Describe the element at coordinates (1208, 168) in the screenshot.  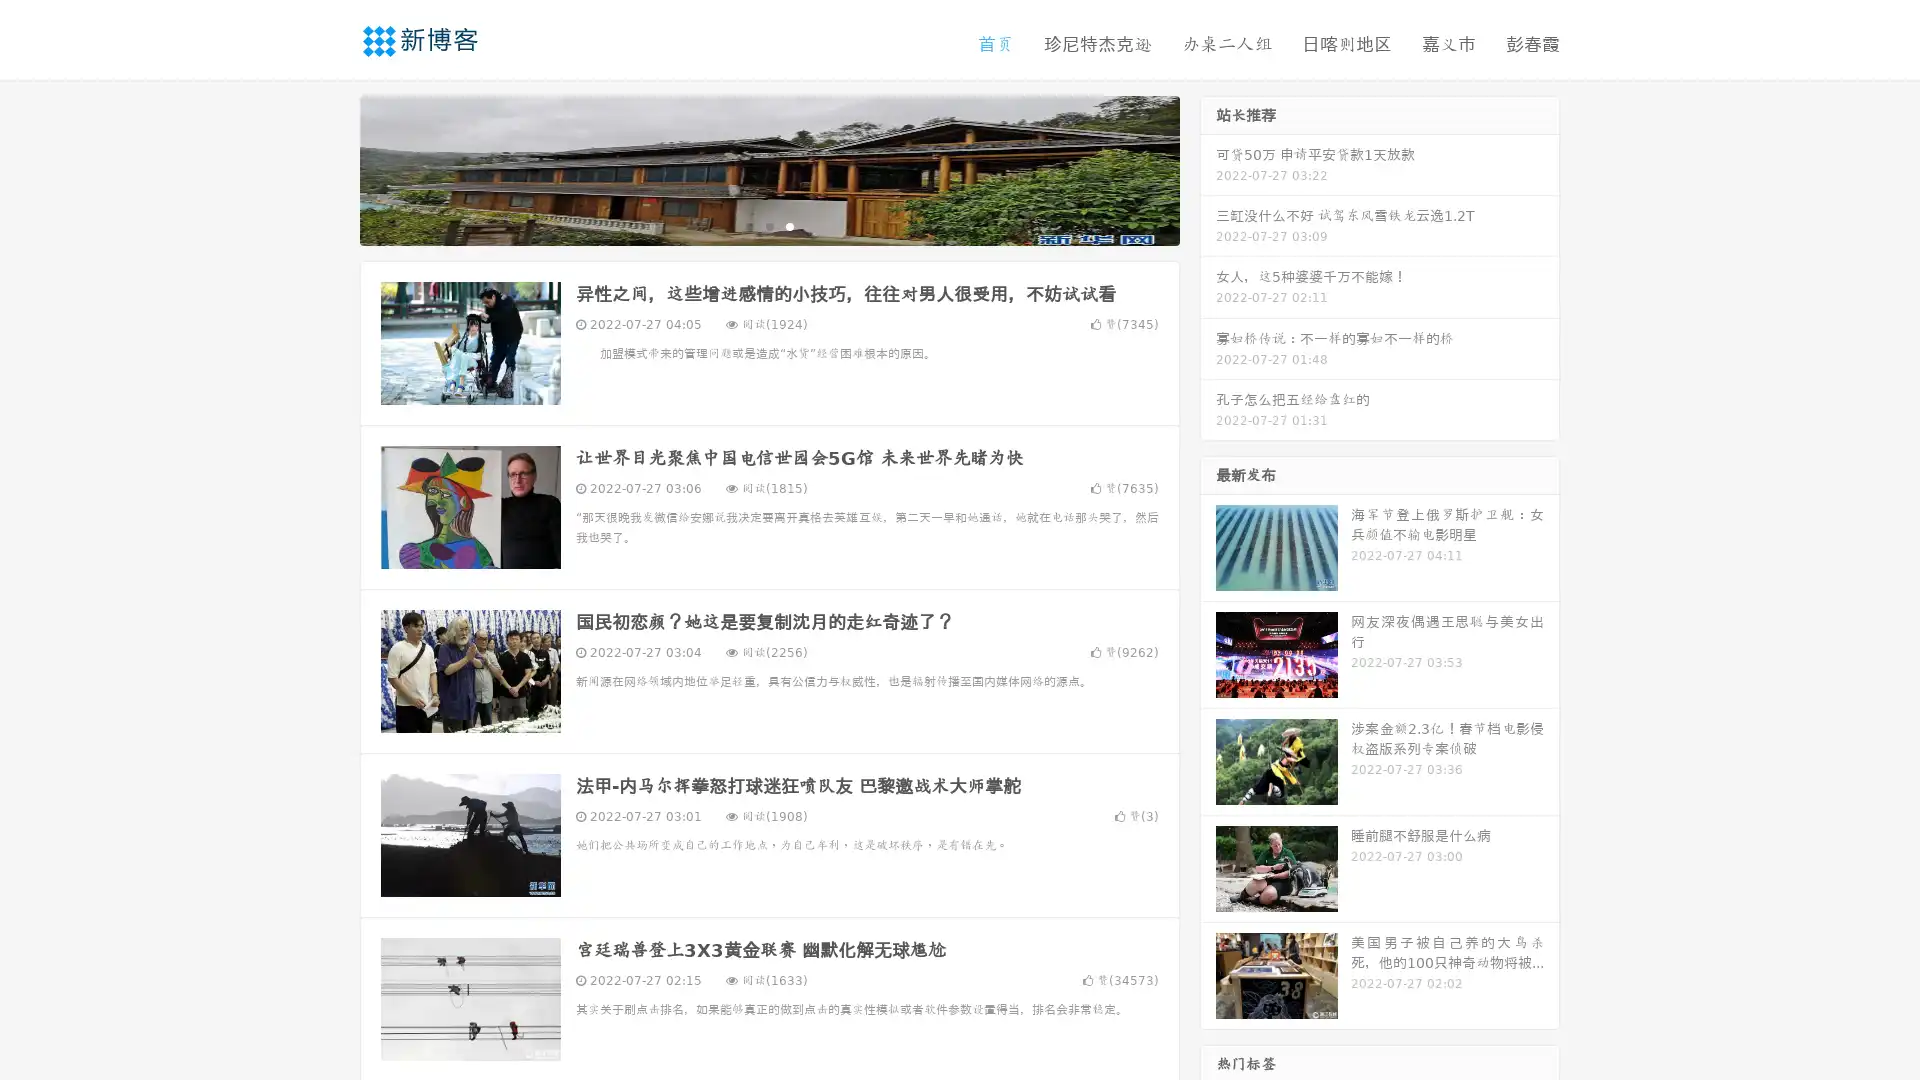
I see `Next slide` at that location.